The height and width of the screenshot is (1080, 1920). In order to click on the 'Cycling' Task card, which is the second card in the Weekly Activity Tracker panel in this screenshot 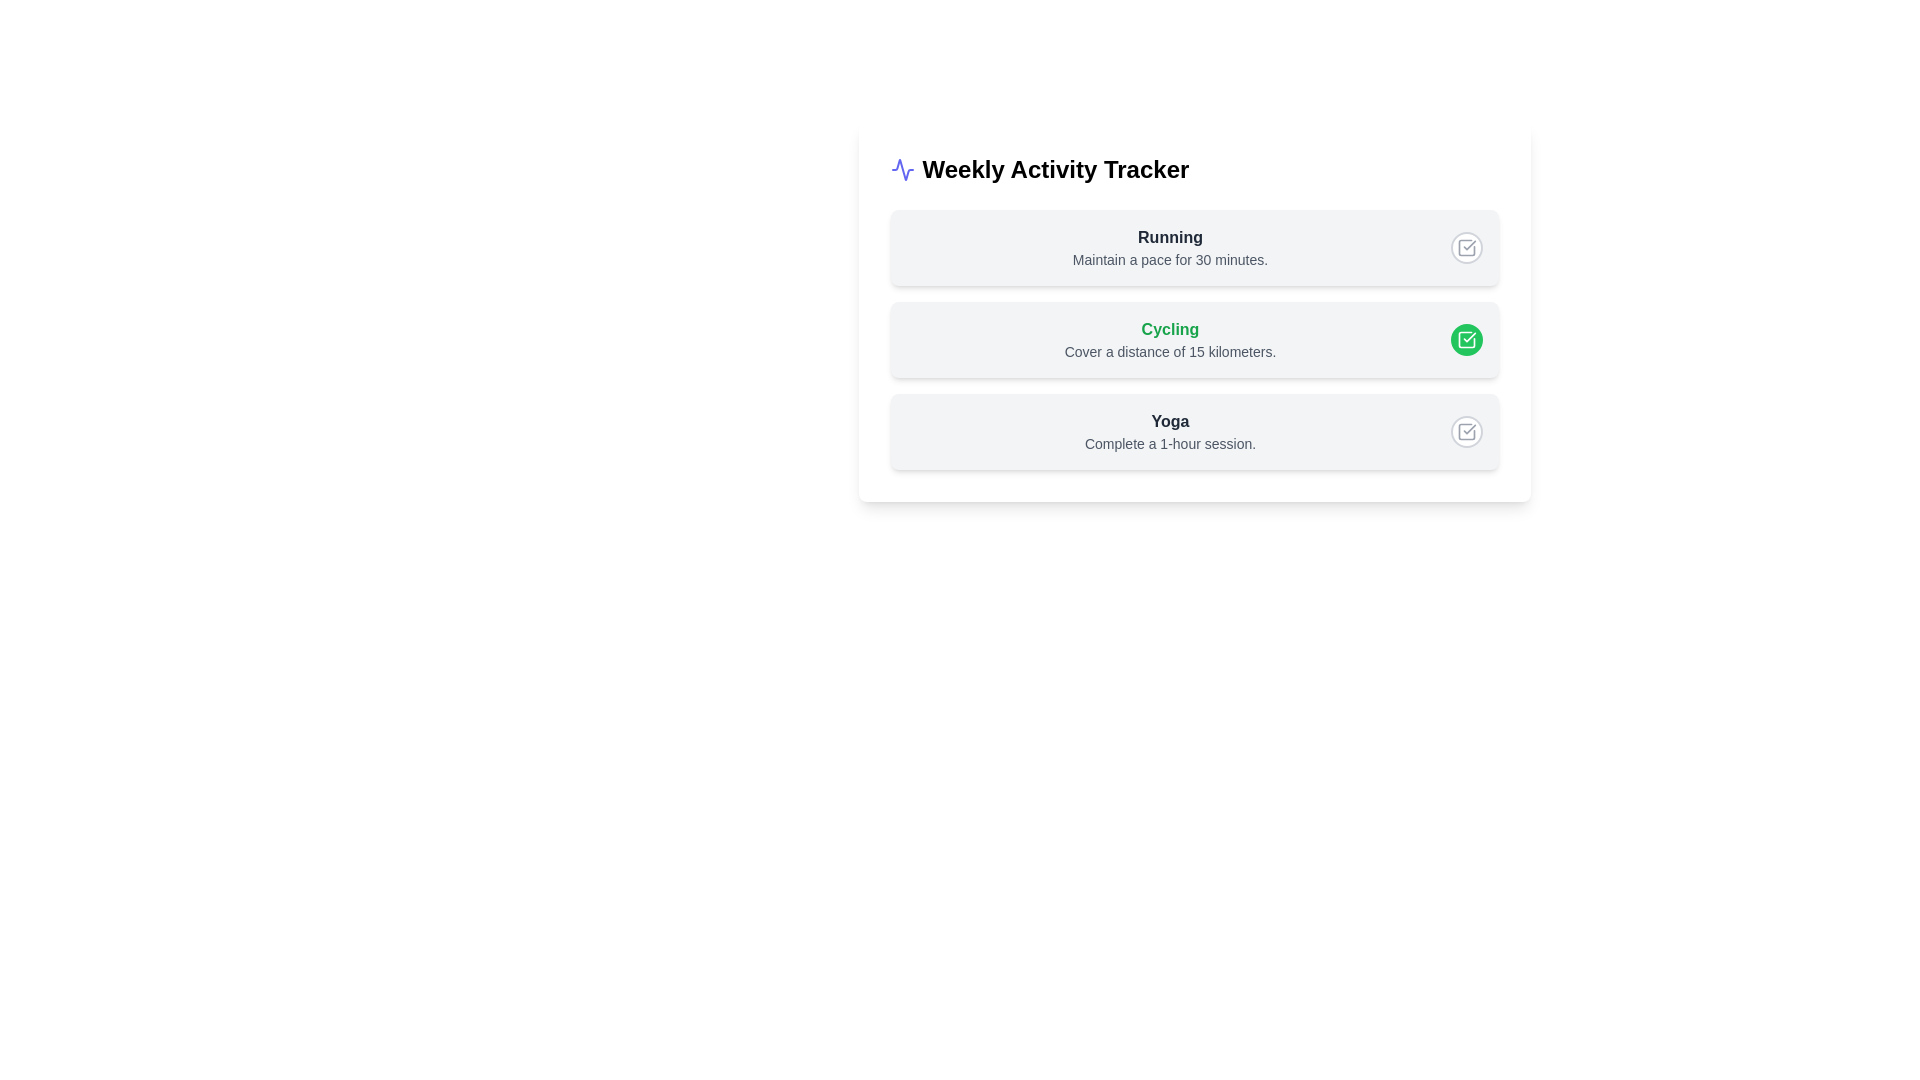, I will do `click(1194, 312)`.